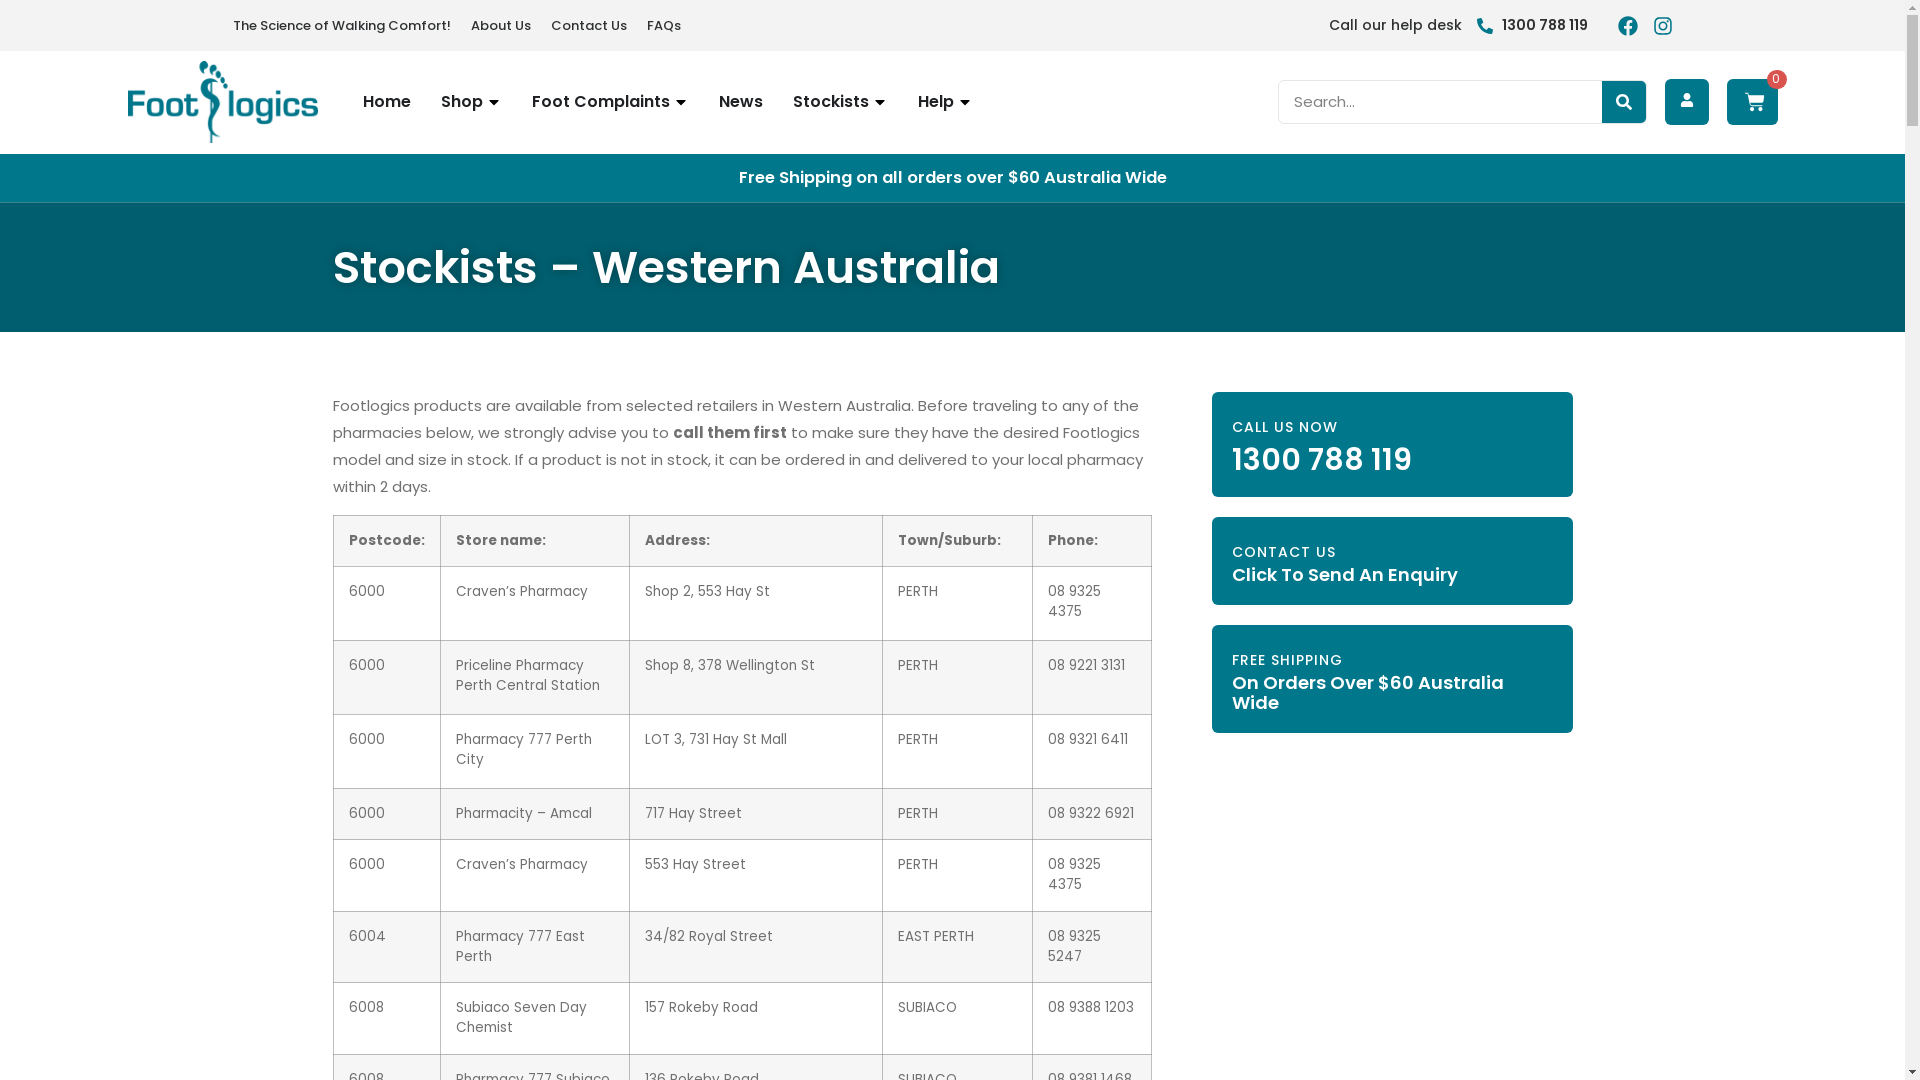  Describe the element at coordinates (1750, 101) in the screenshot. I see `'$0.00` at that location.